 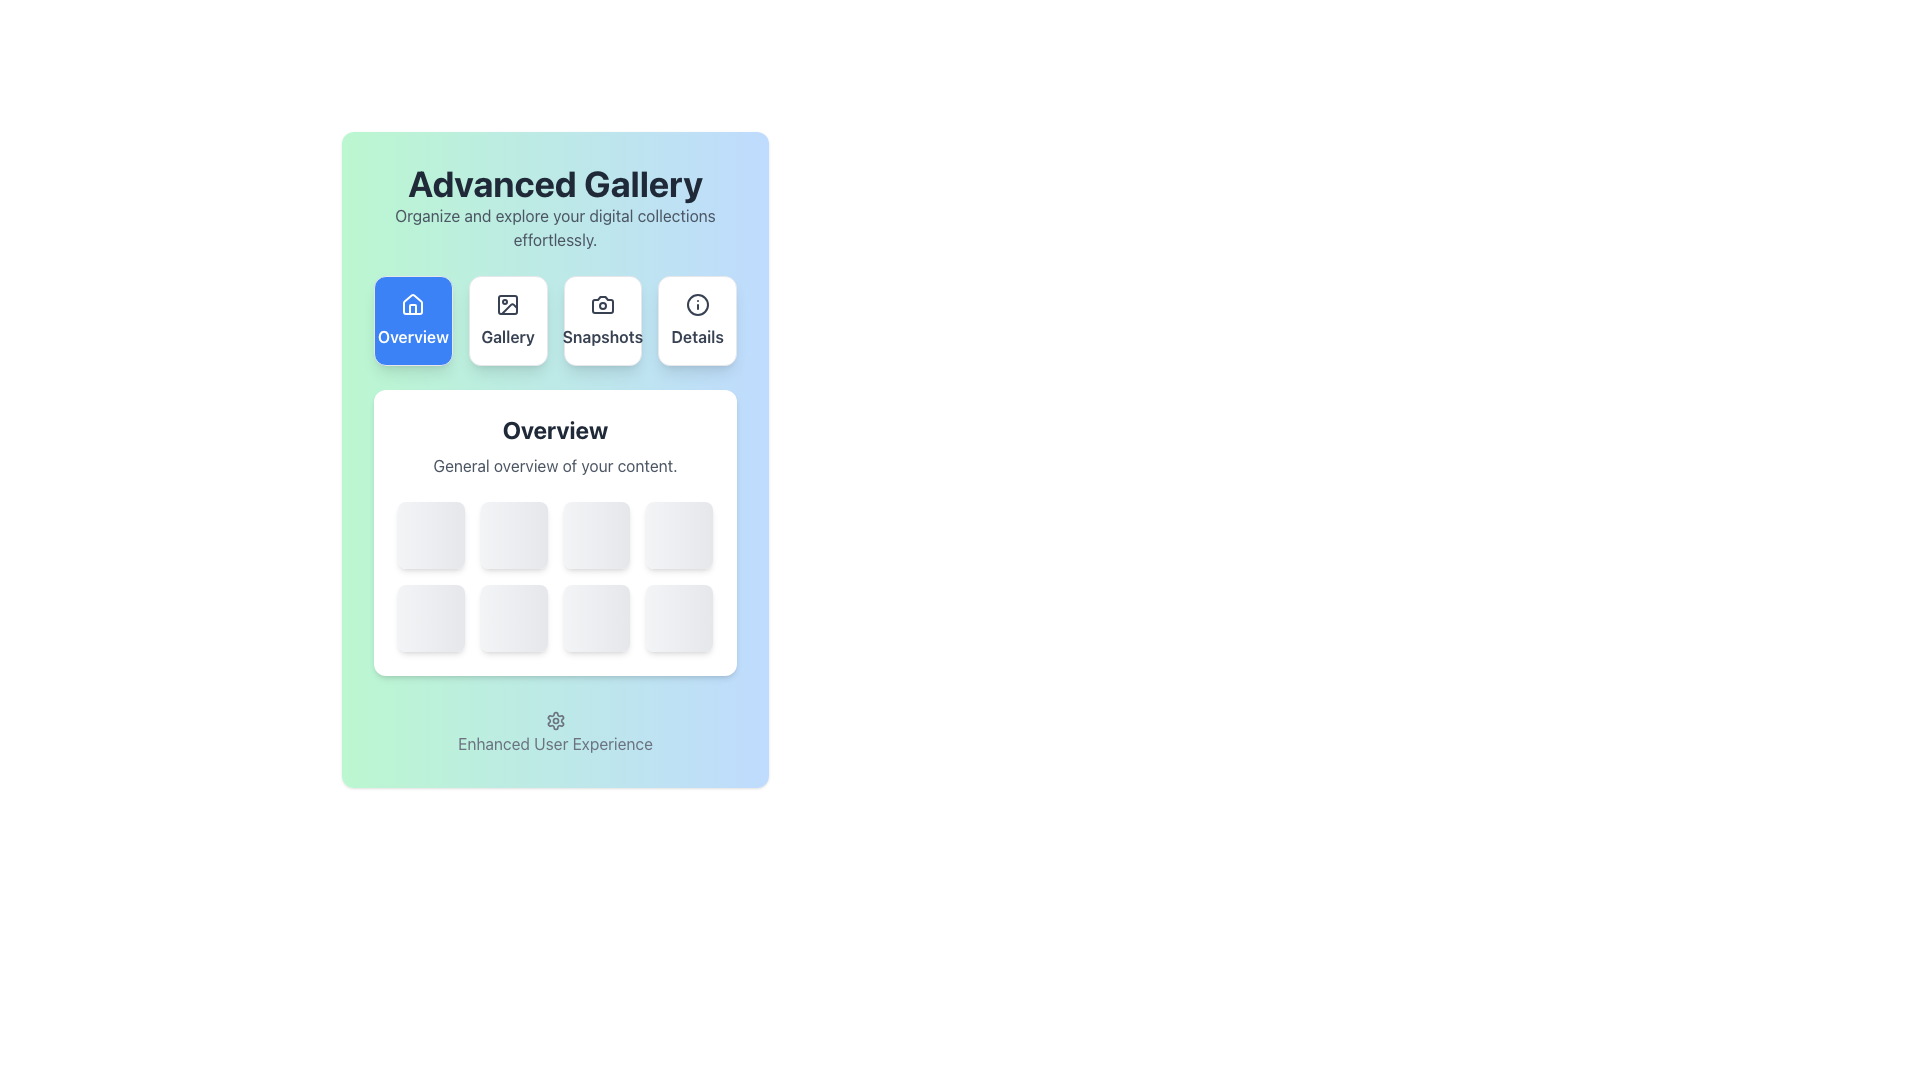 What do you see at coordinates (514, 534) in the screenshot?
I see `the square card with a gradient background and rounded corners located in the first row and second column of the grid layout beneath the 'Overview' section` at bounding box center [514, 534].